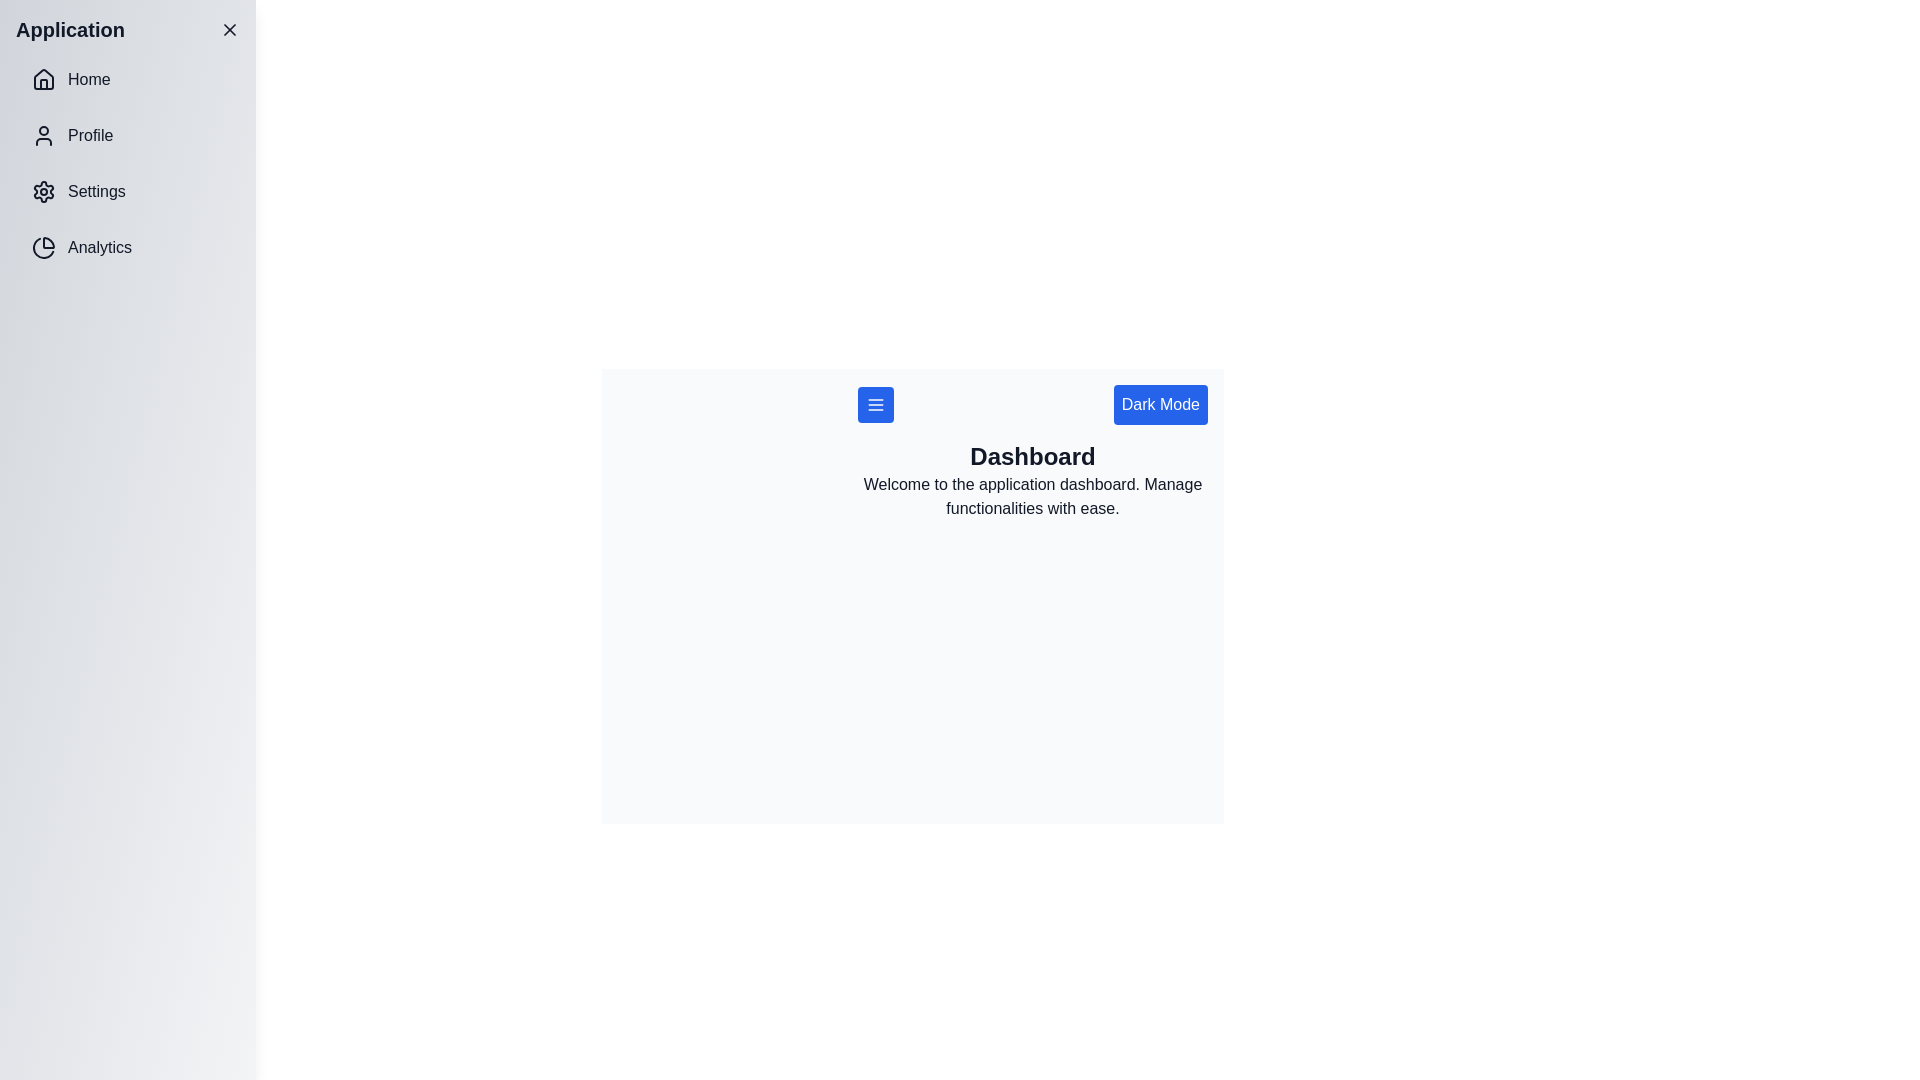 The height and width of the screenshot is (1080, 1920). Describe the element at coordinates (1032, 481) in the screenshot. I see `the text block titled 'Dashboard' which includes the description 'Welcome to the application dashboard. Manage functionalities with ease.' This element is prominently styled and located at the top-center of the main content area, below the navigation bar` at that location.